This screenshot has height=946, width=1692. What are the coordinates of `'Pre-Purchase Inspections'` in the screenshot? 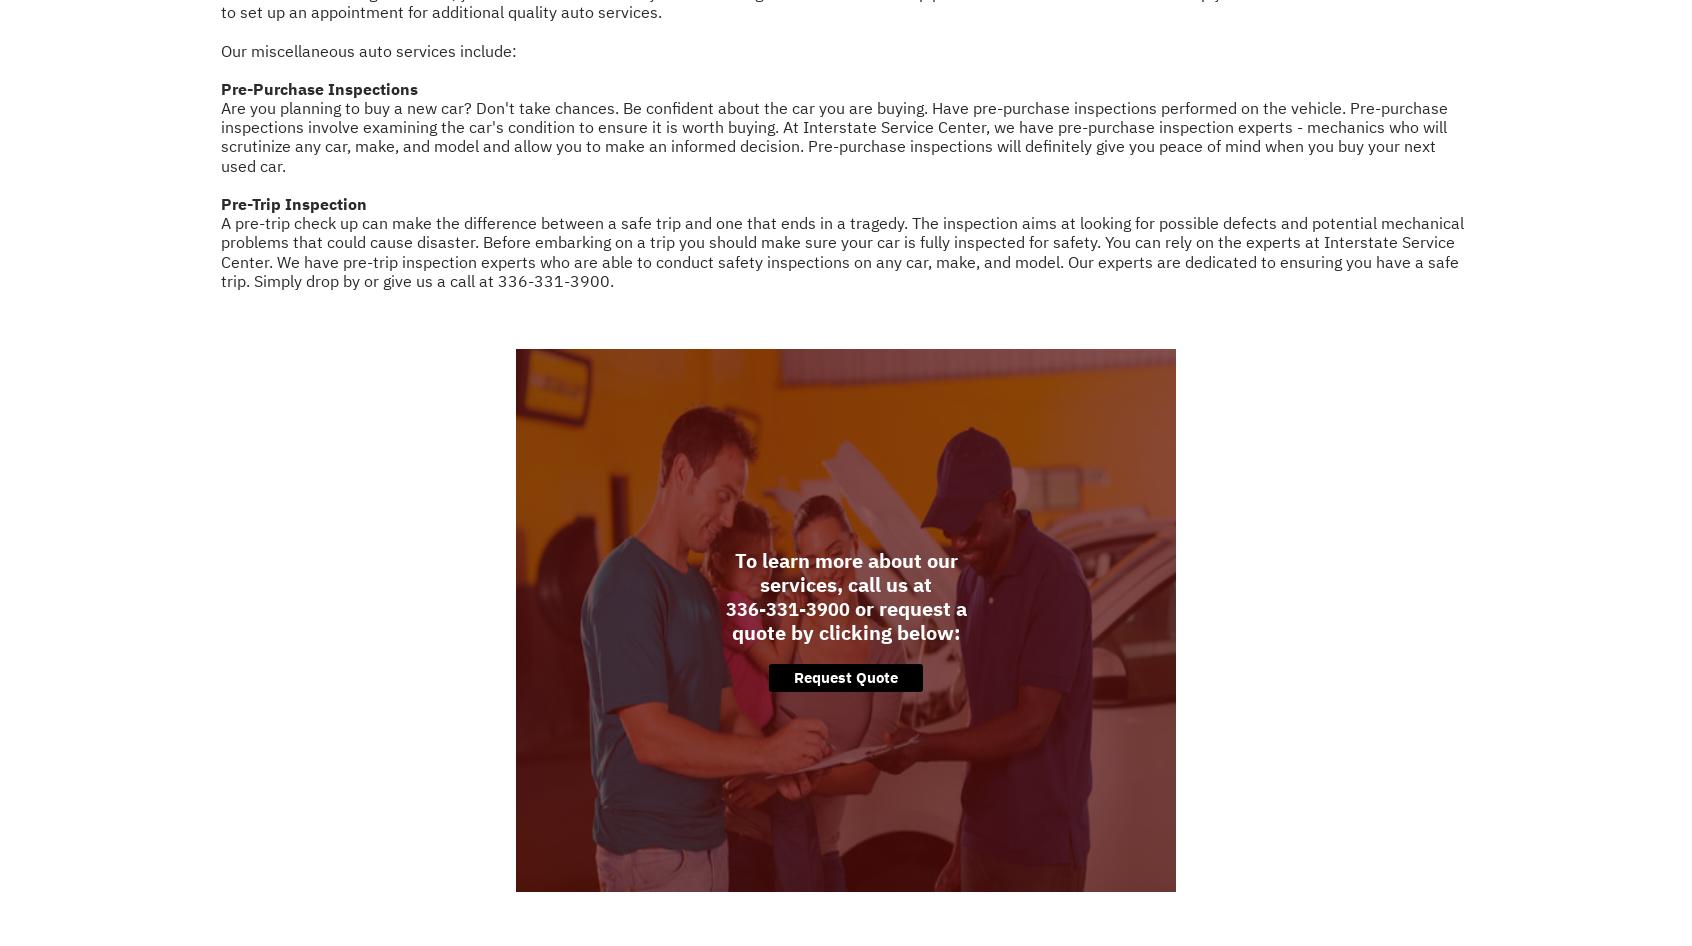 It's located at (318, 86).